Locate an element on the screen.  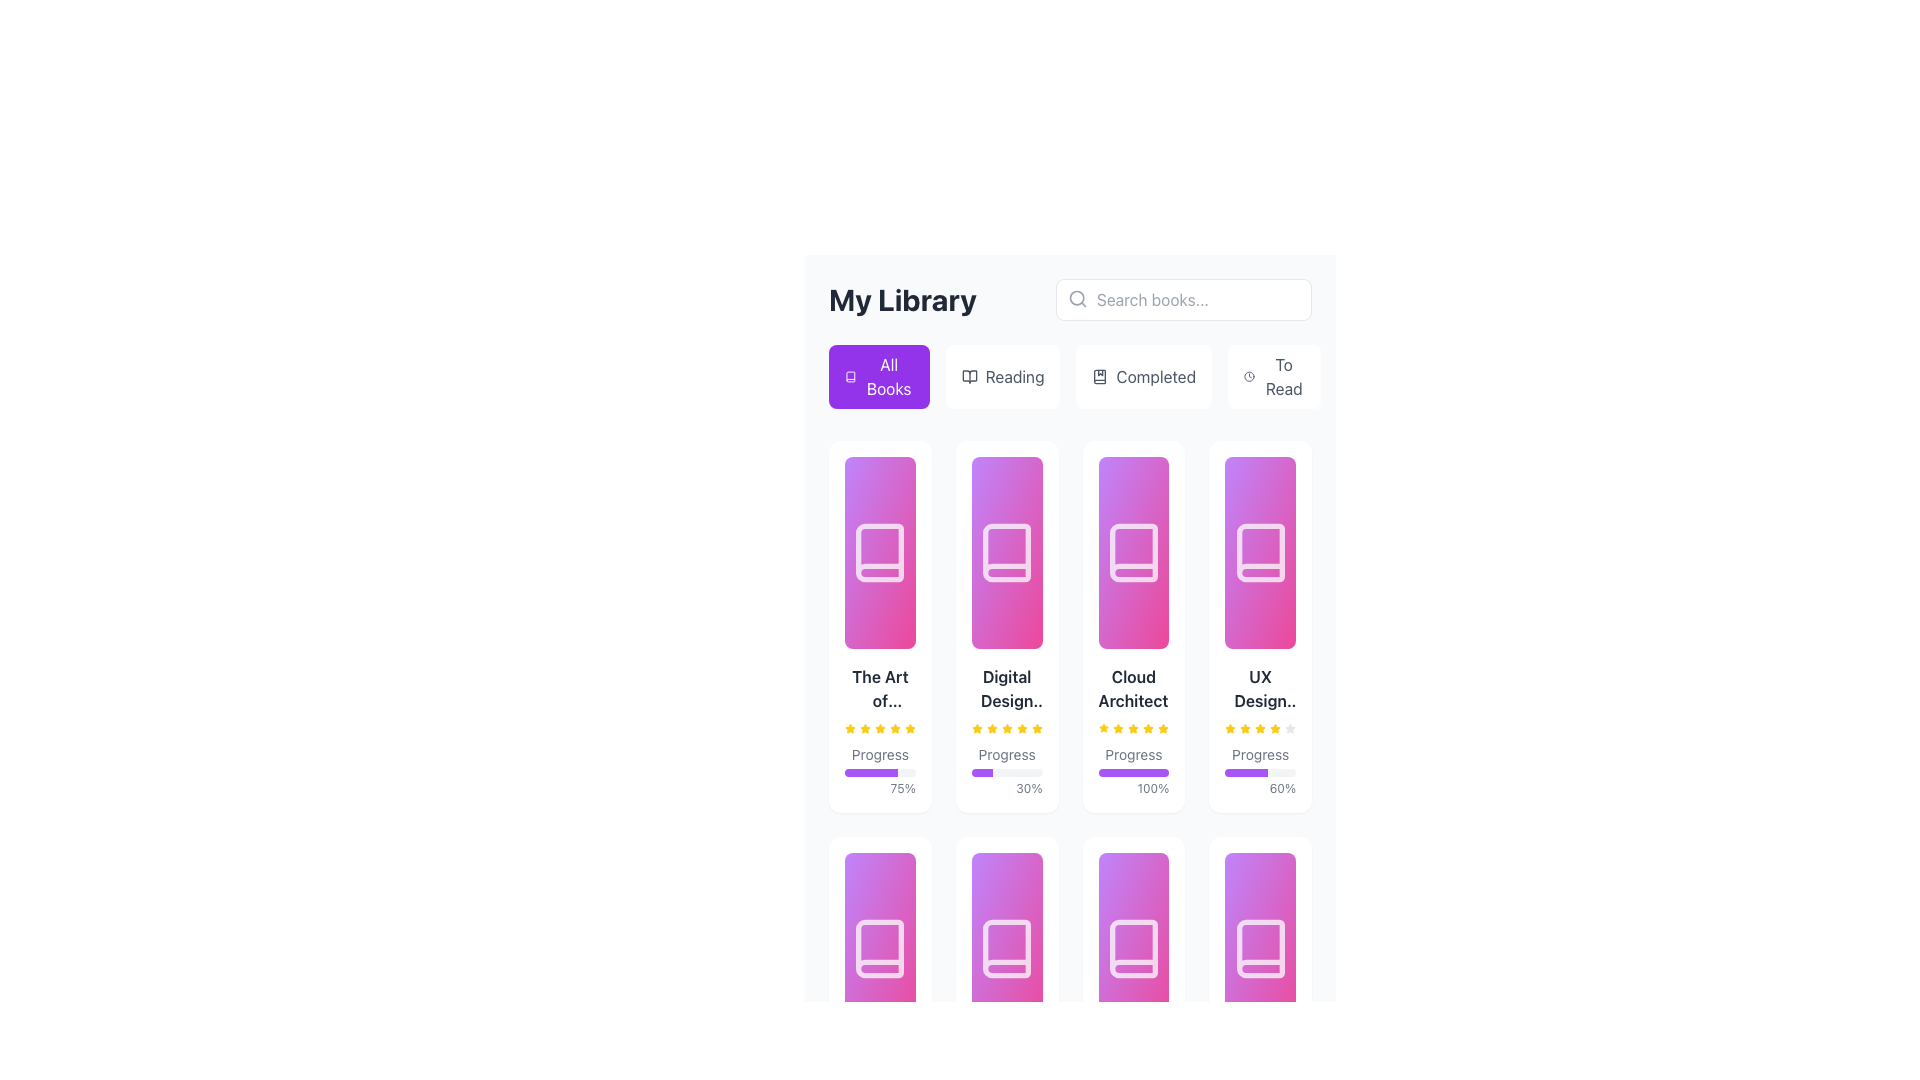
the progress bar associated with the 'Cloud Architect' item, located below the 'Progress' label and above the '100%' value text in the third card of the first row is located at coordinates (1133, 771).